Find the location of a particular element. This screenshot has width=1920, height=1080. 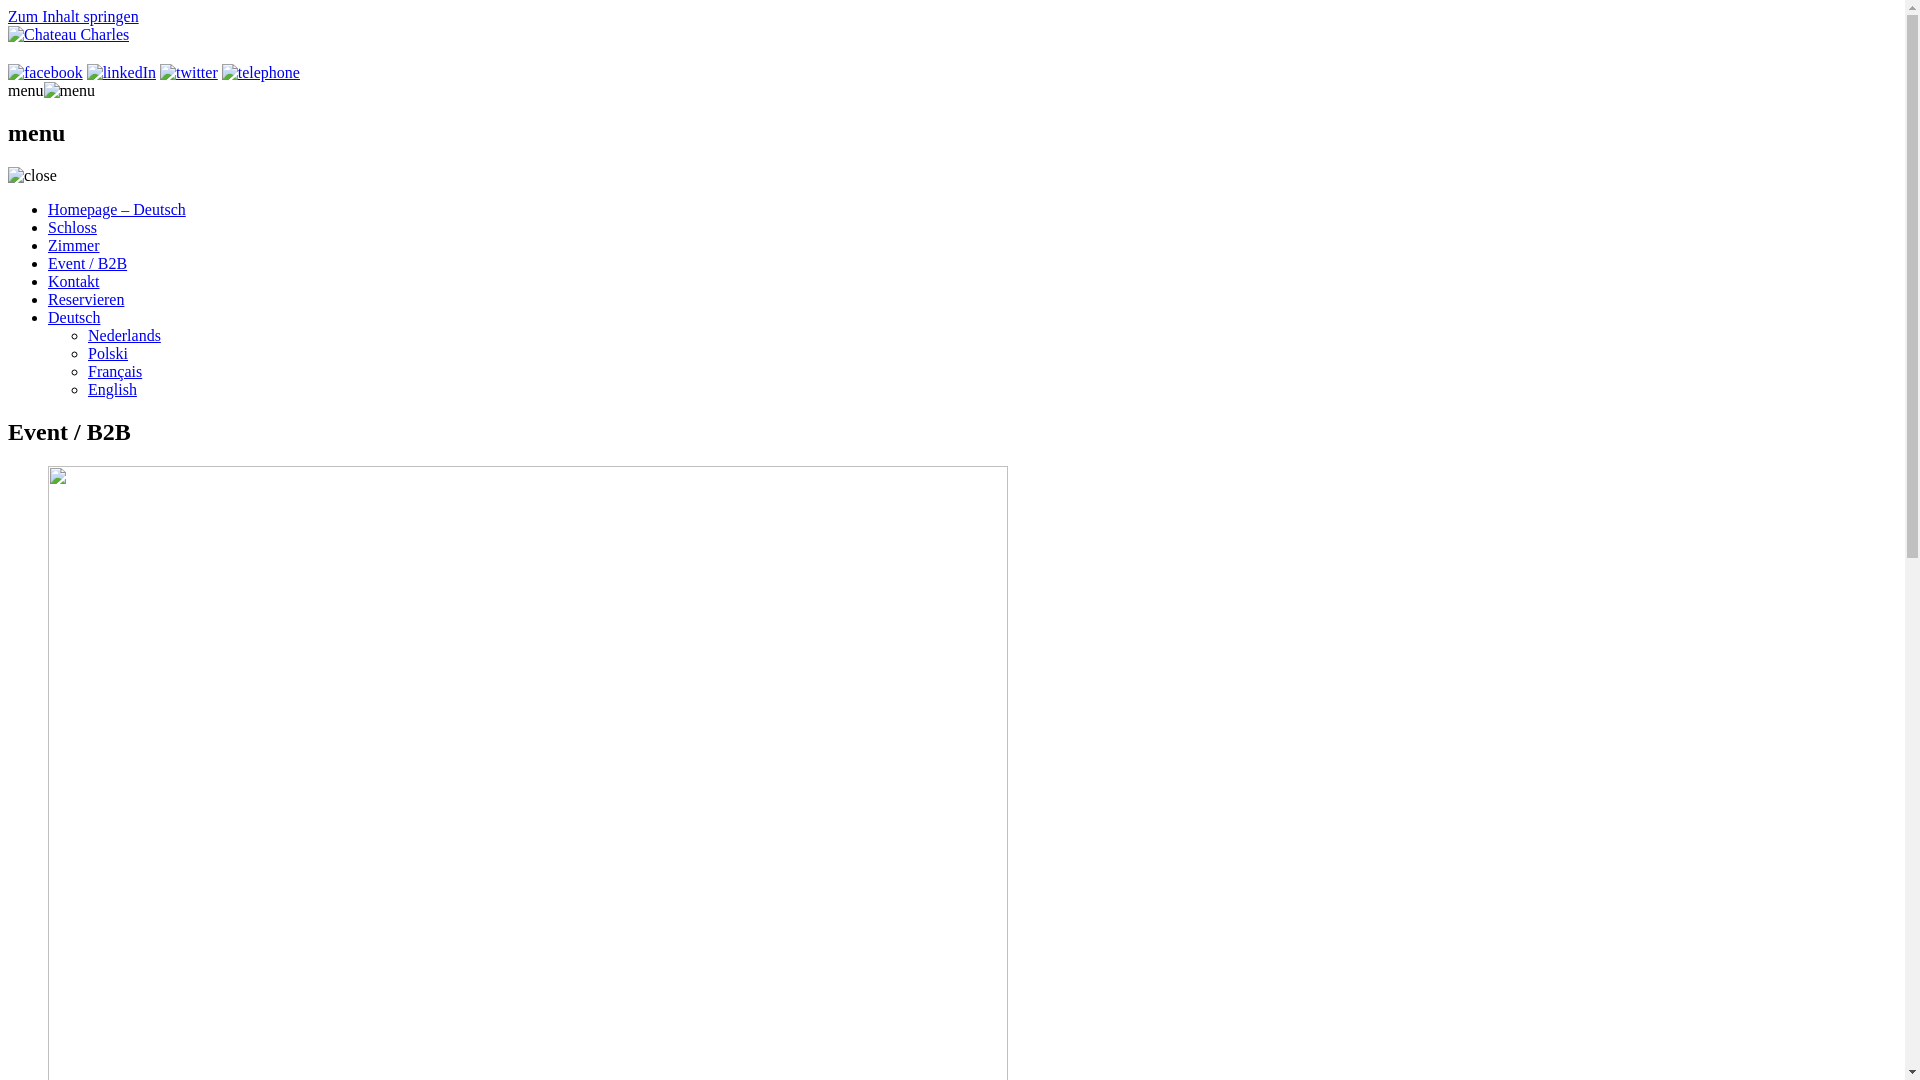

'Schloss' is located at coordinates (72, 226).